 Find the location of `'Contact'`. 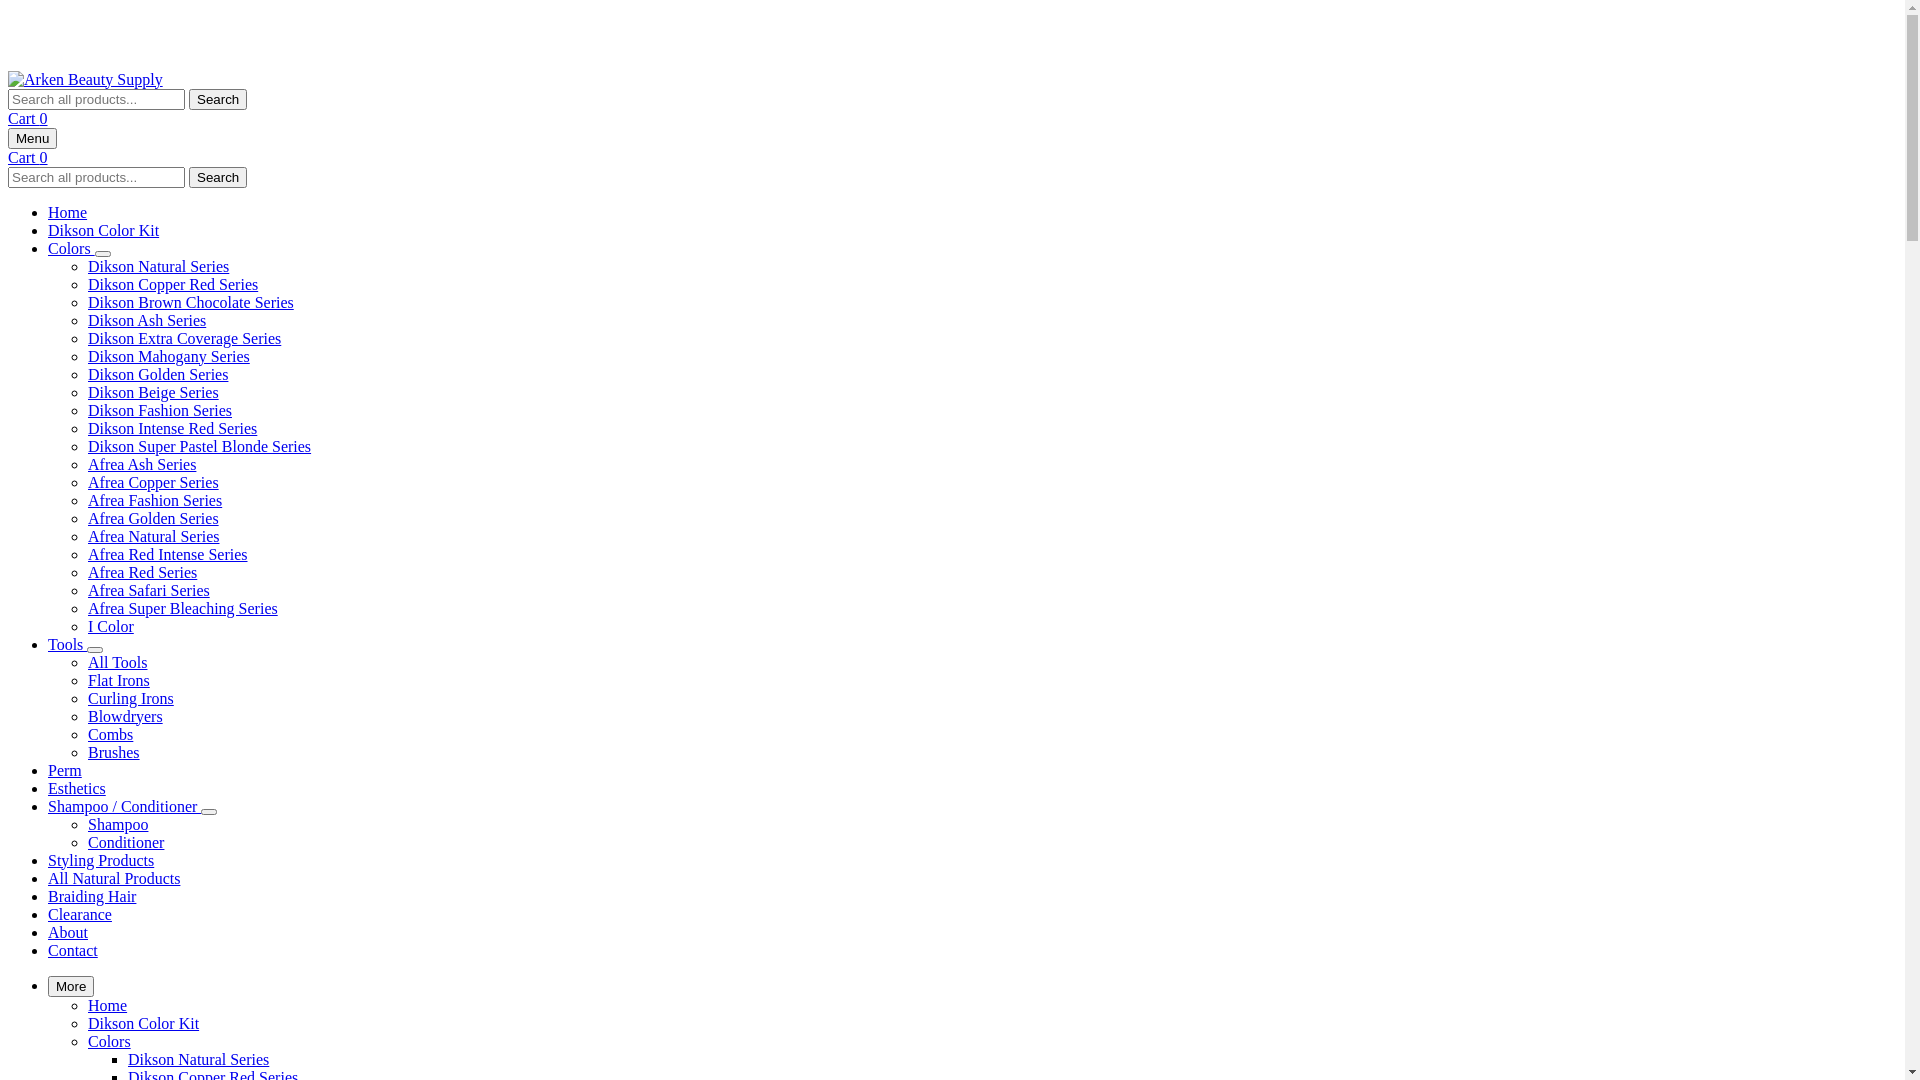

'Contact' is located at coordinates (72, 949).